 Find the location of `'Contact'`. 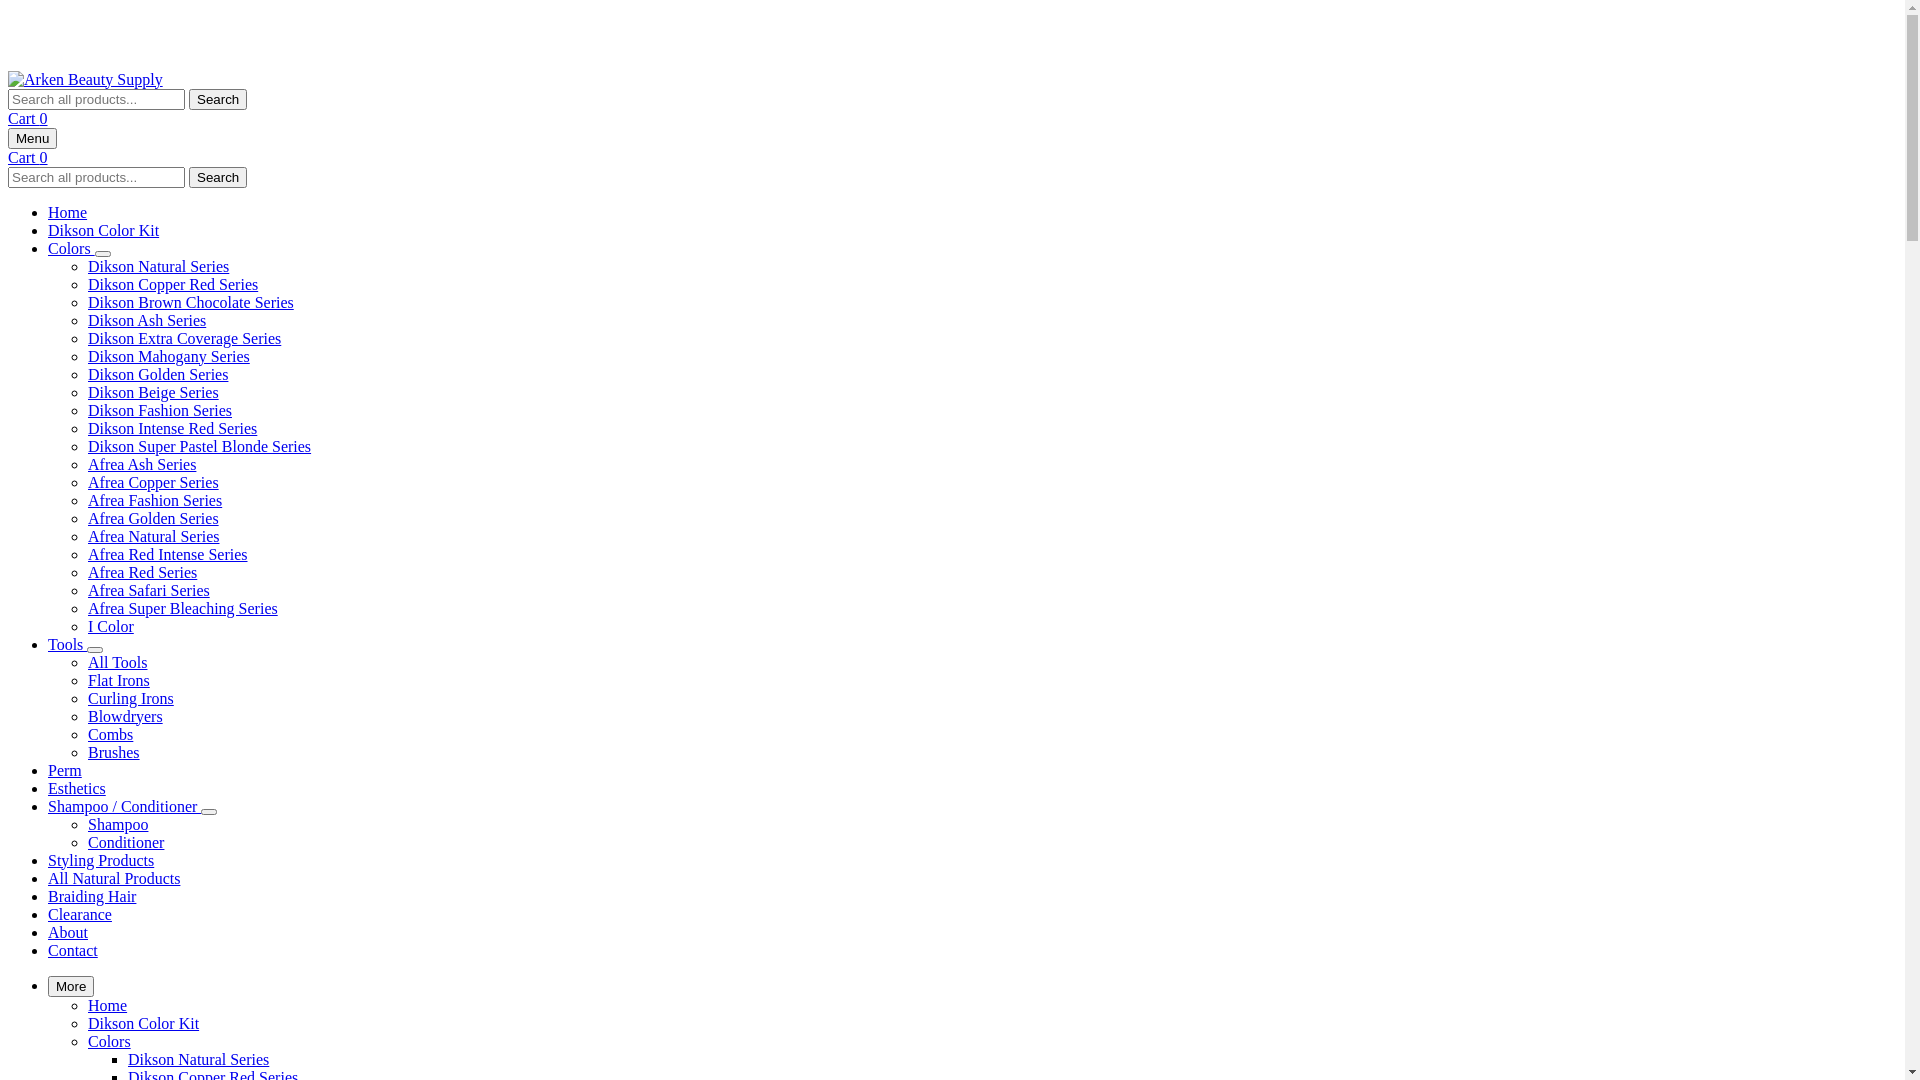

'Contact' is located at coordinates (72, 949).